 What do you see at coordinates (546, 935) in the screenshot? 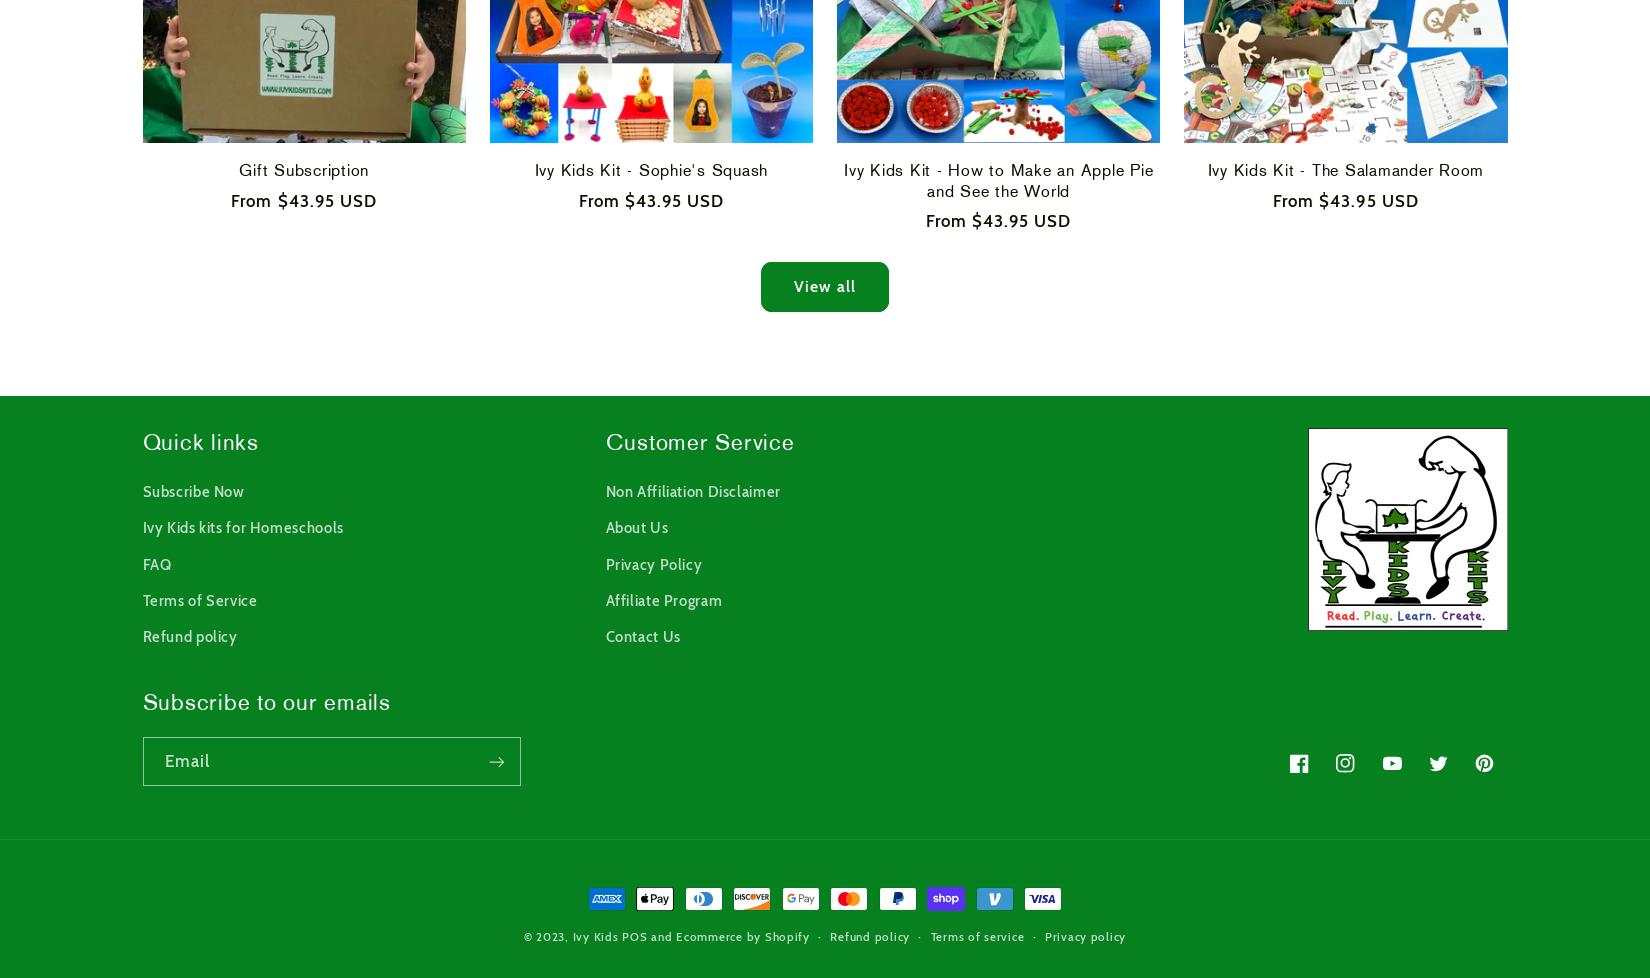
I see `'© 2023,'` at bounding box center [546, 935].